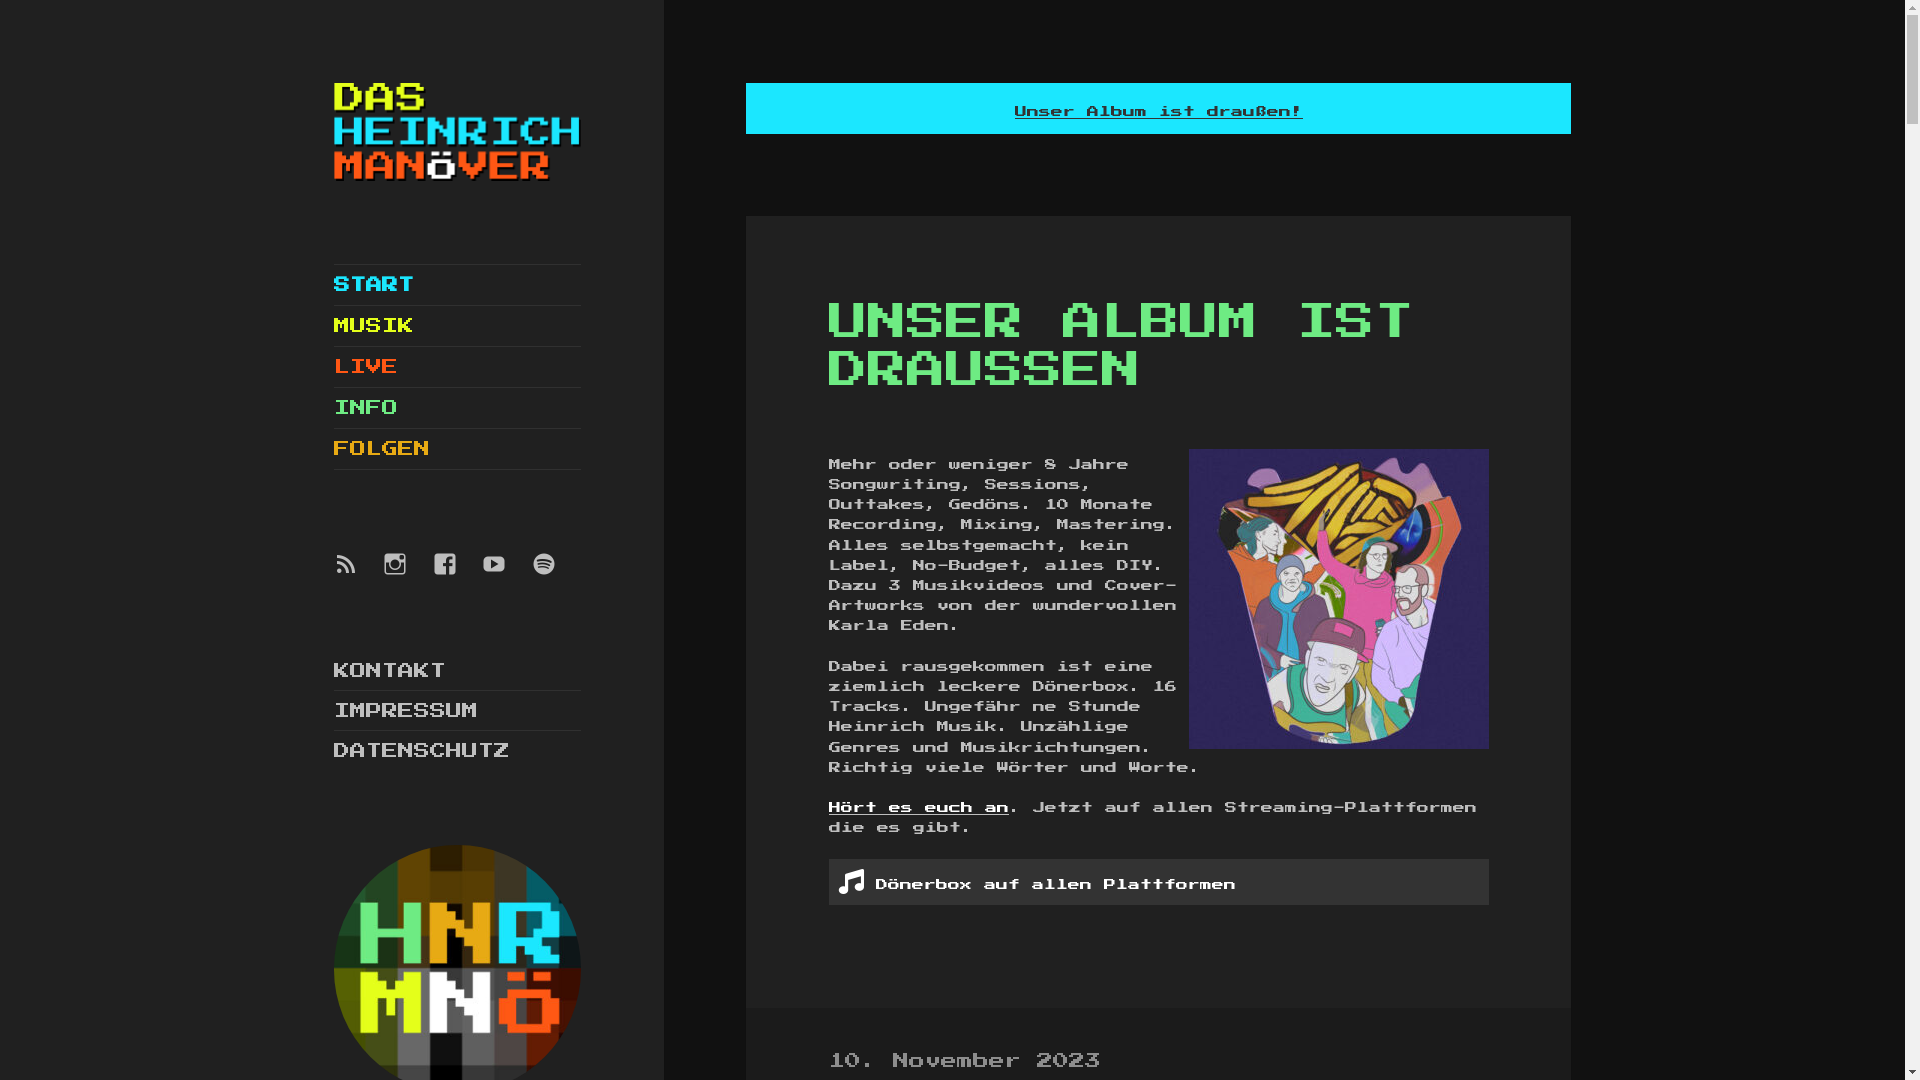 The width and height of the screenshot is (1920, 1080). What do you see at coordinates (406, 575) in the screenshot?
I see `'INSTAGRAM'` at bounding box center [406, 575].